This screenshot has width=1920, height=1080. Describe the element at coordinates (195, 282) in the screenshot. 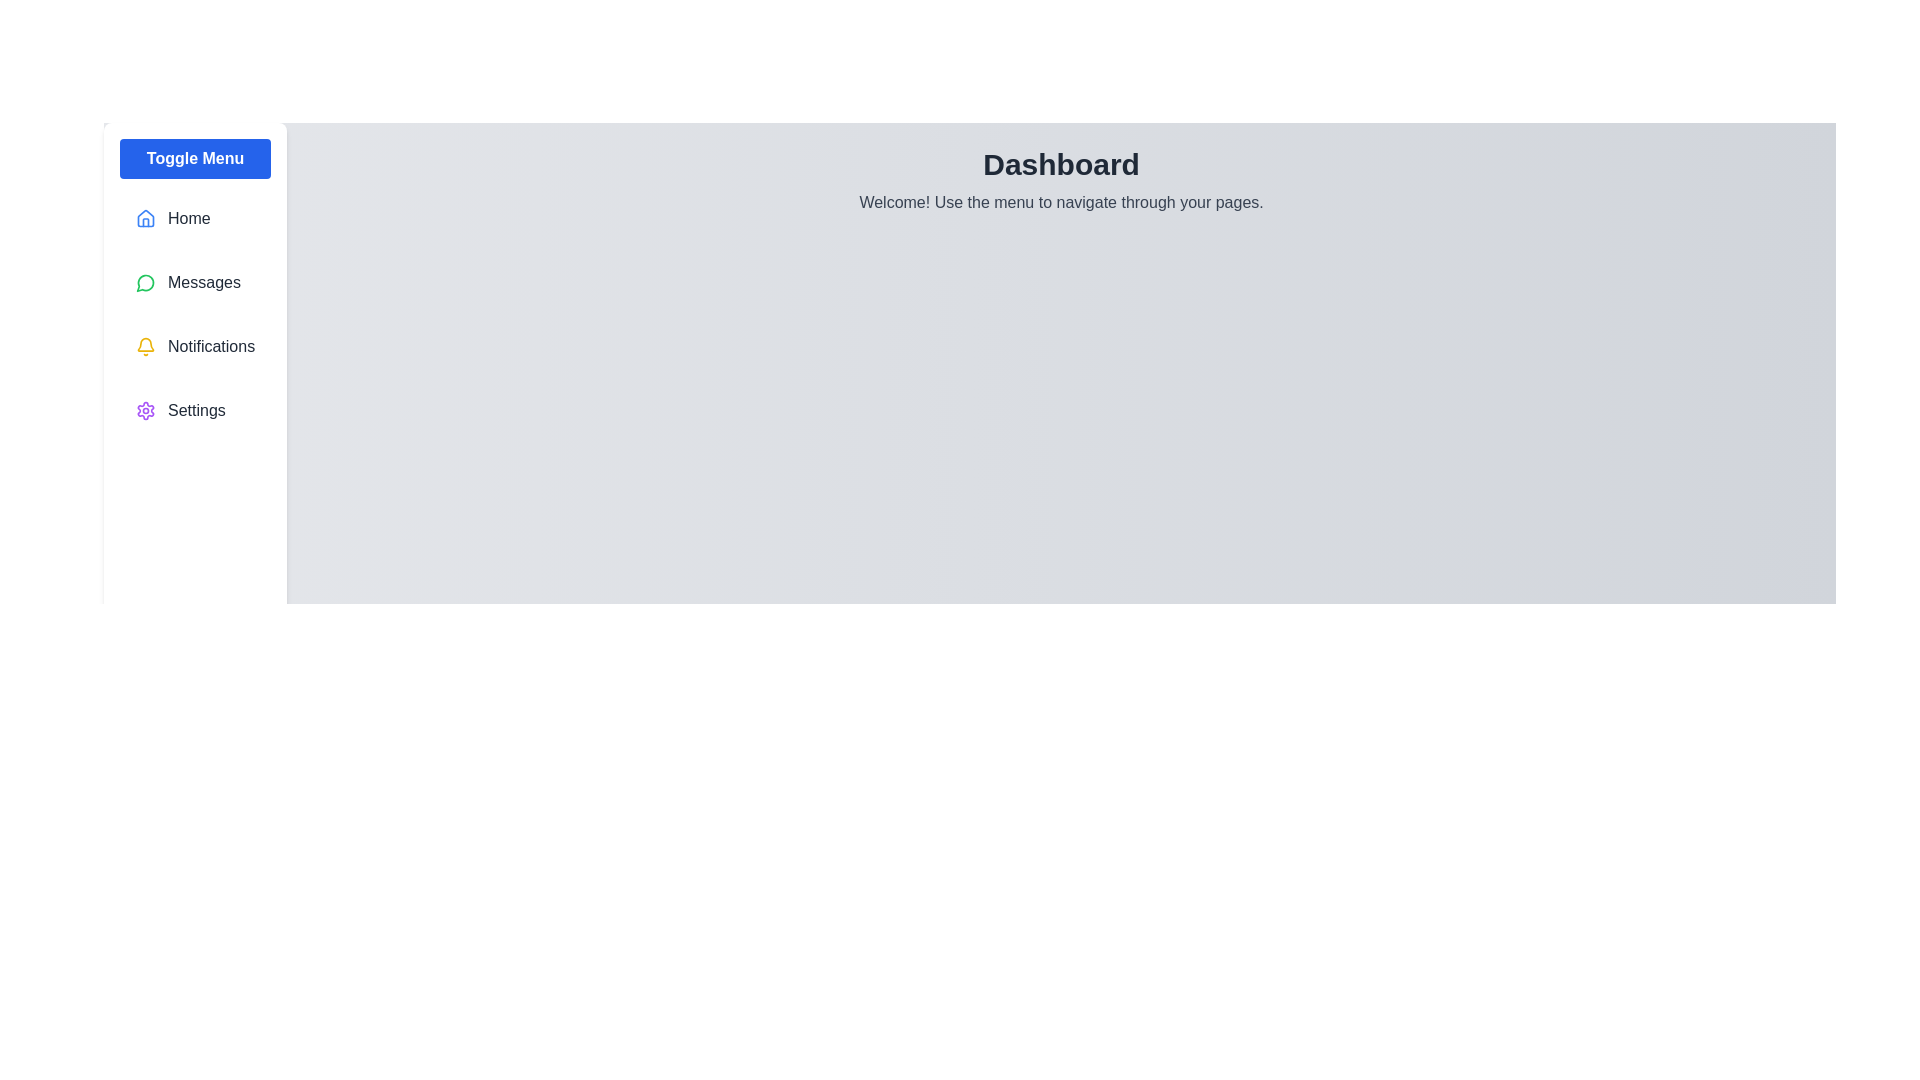

I see `the menu item labeled Messages to observe the hover effect` at that location.